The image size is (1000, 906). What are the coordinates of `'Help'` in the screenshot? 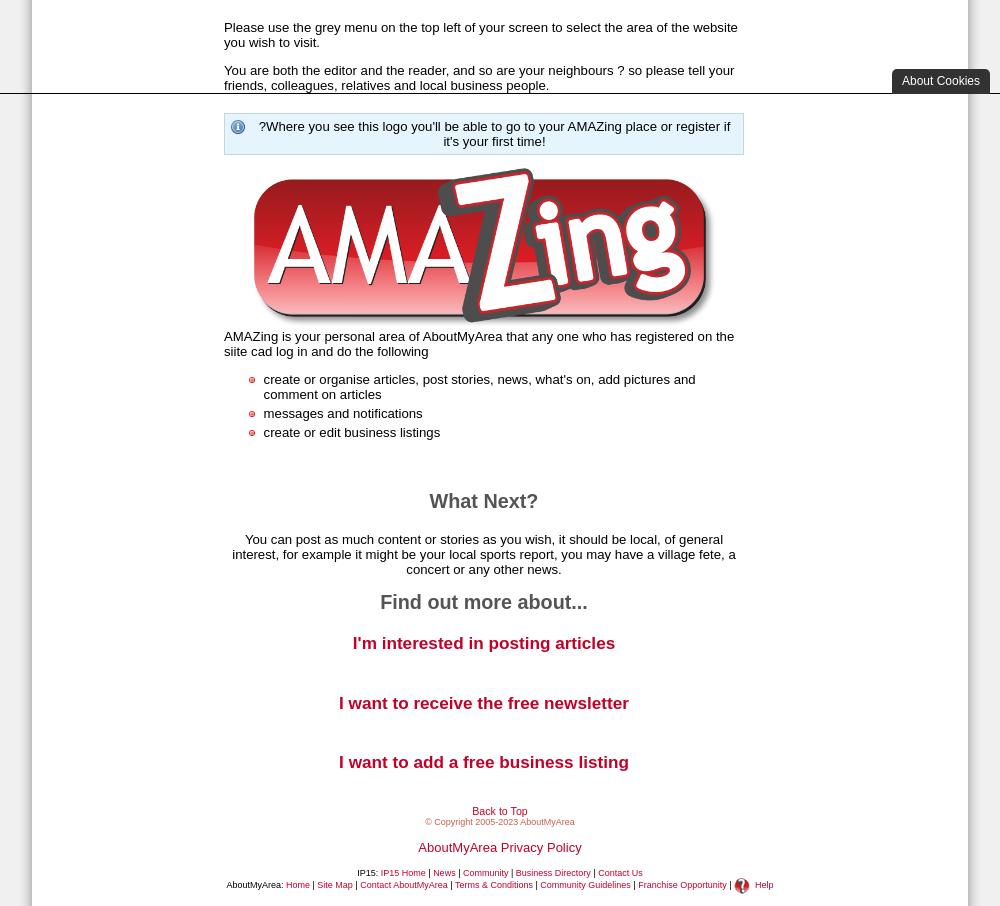 It's located at (764, 884).